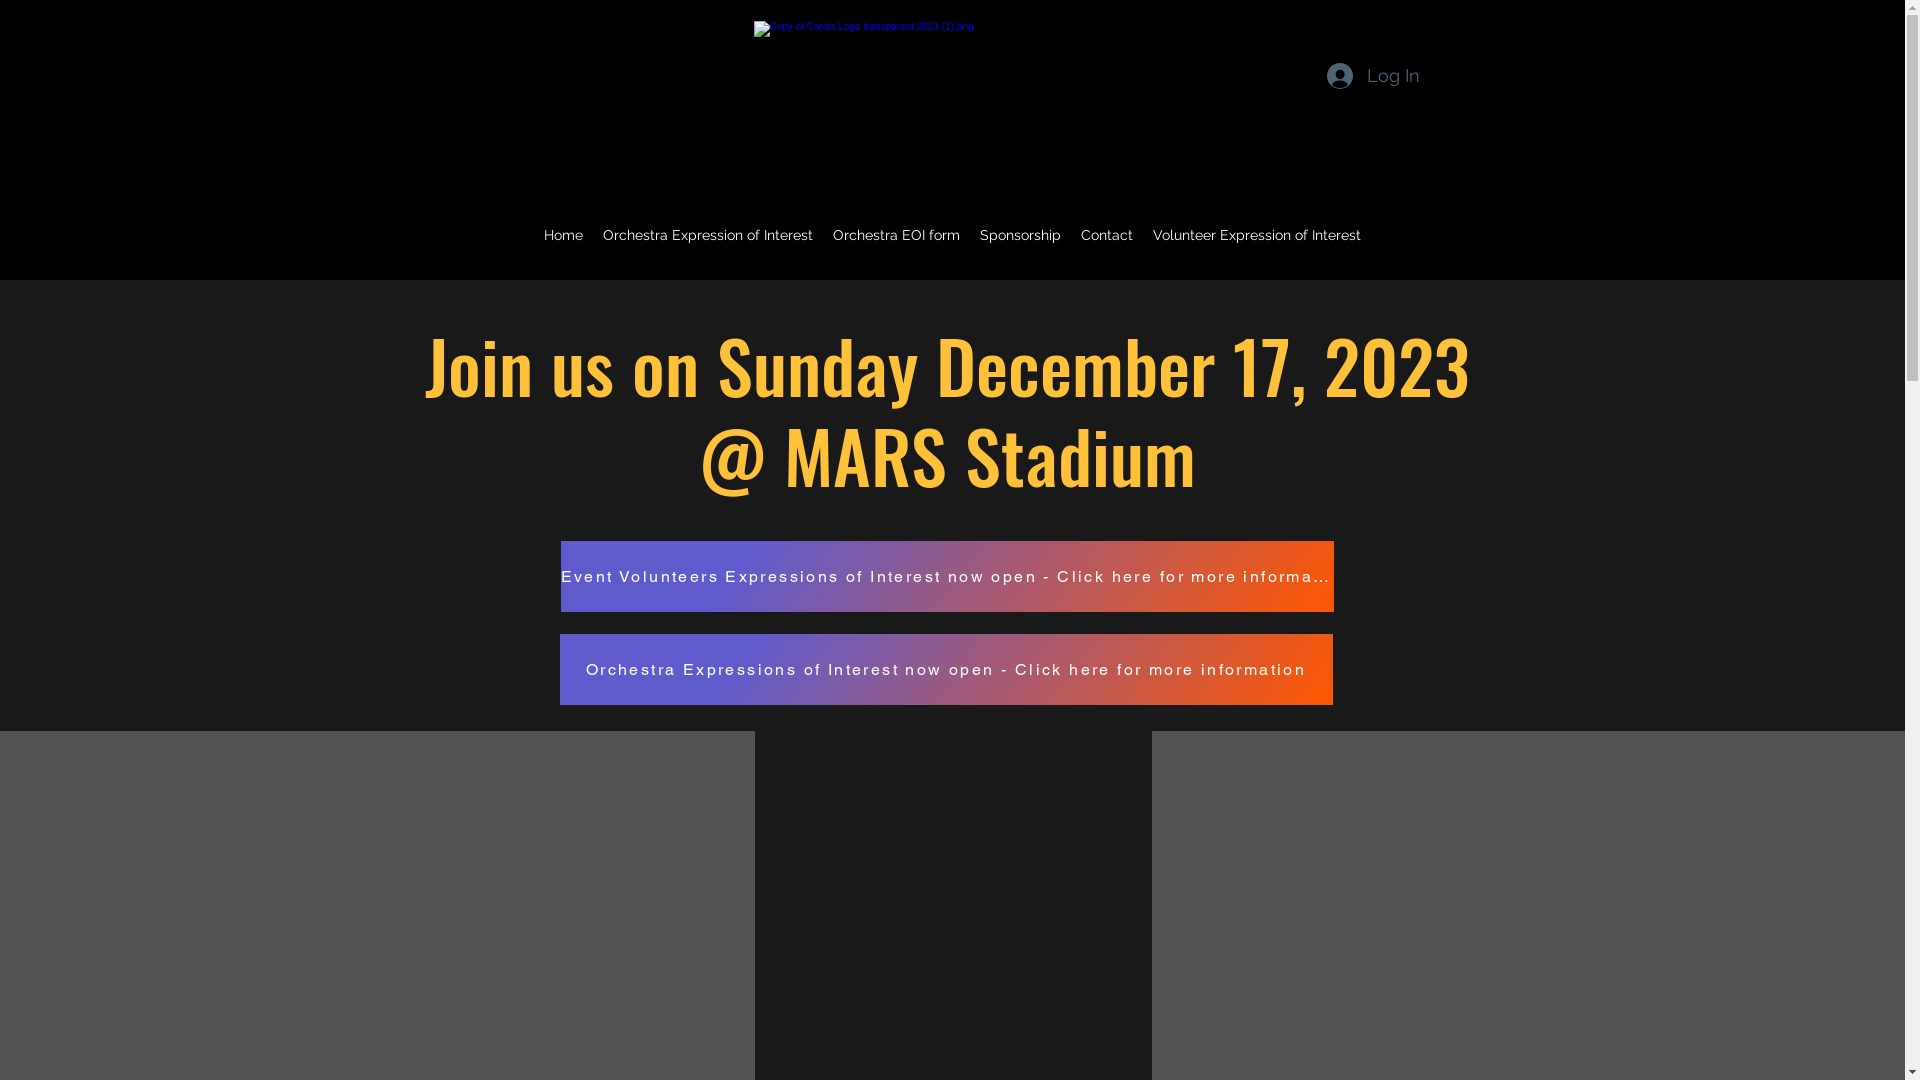 This screenshot has width=1920, height=1080. What do you see at coordinates (562, 234) in the screenshot?
I see `'Home'` at bounding box center [562, 234].